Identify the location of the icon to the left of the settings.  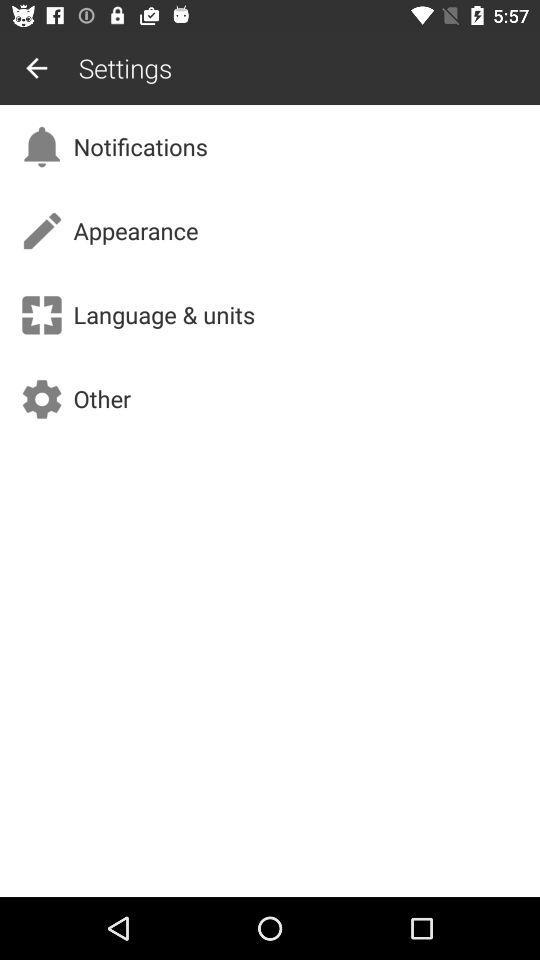
(36, 68).